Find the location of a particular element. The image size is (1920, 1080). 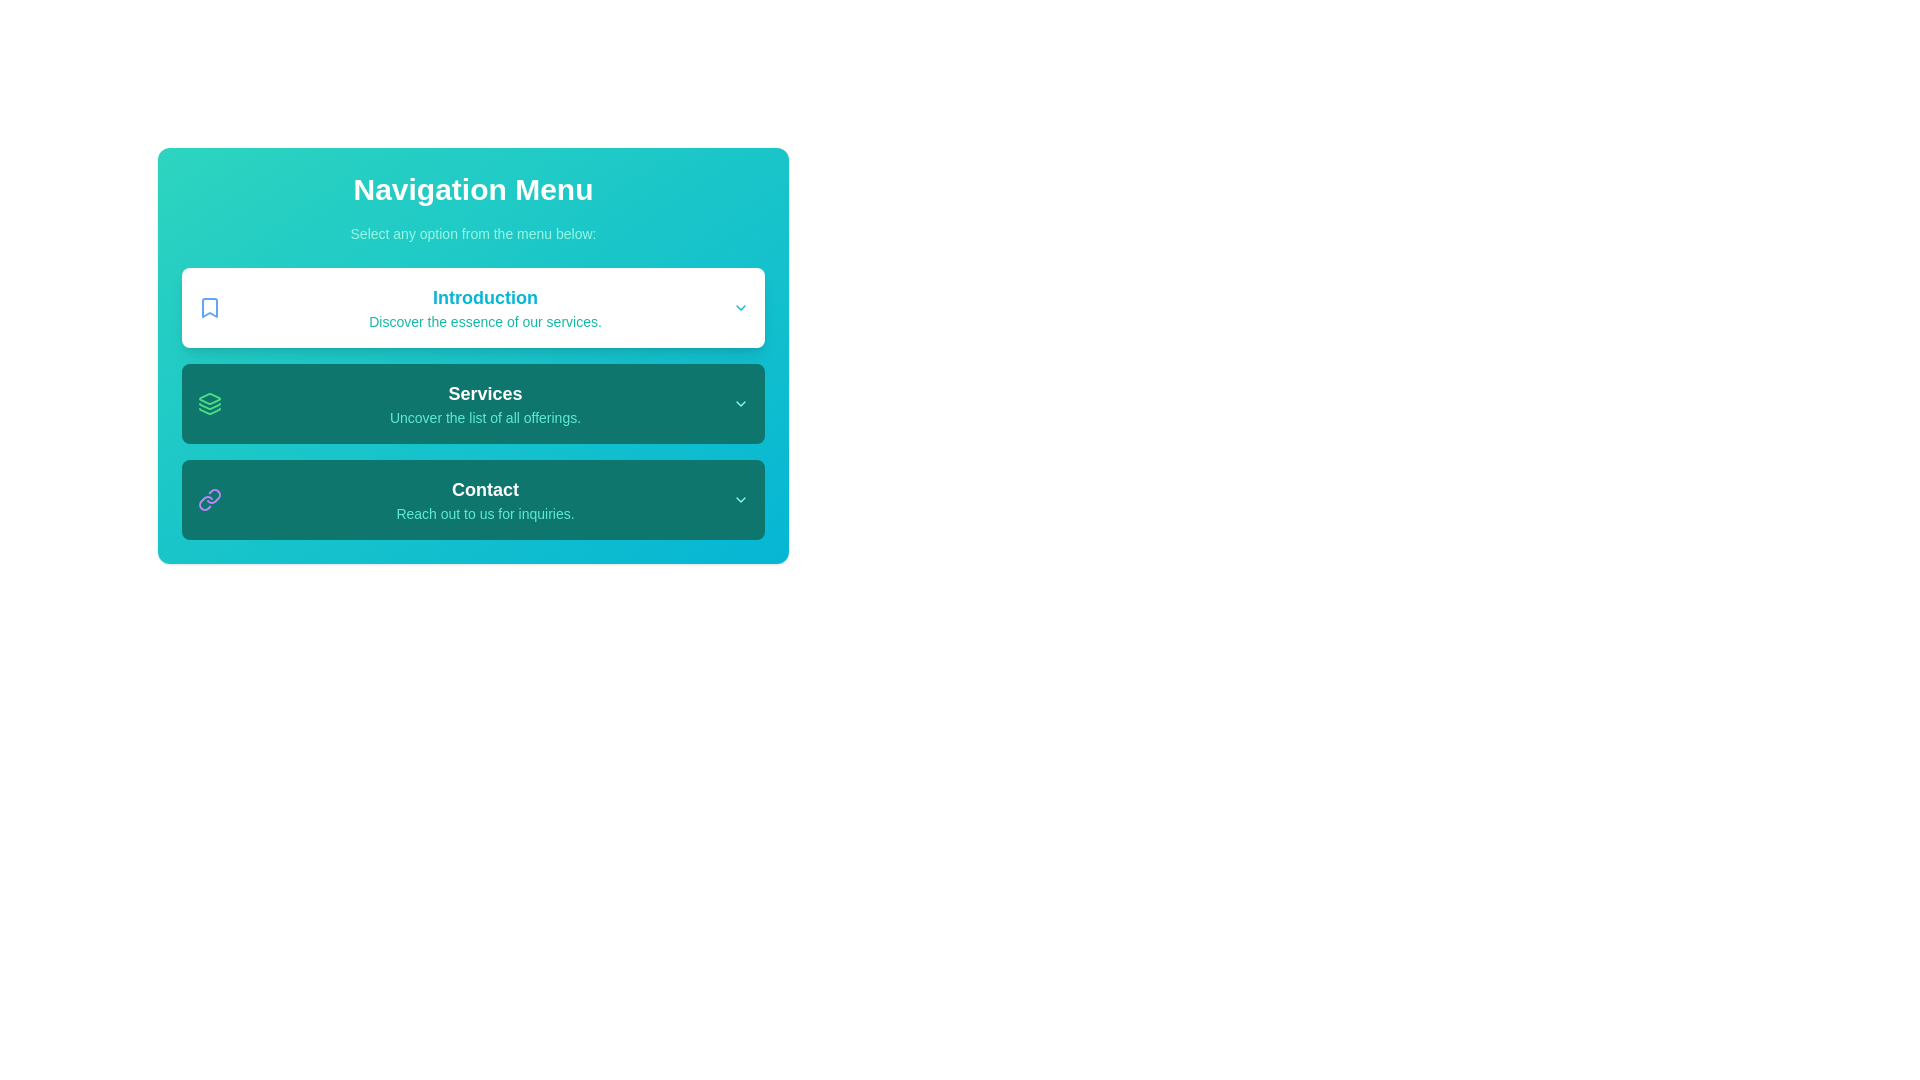

the stylized link chain icon with a purple outline located to the left of the 'Contact' text block in the navigation menu is located at coordinates (210, 499).